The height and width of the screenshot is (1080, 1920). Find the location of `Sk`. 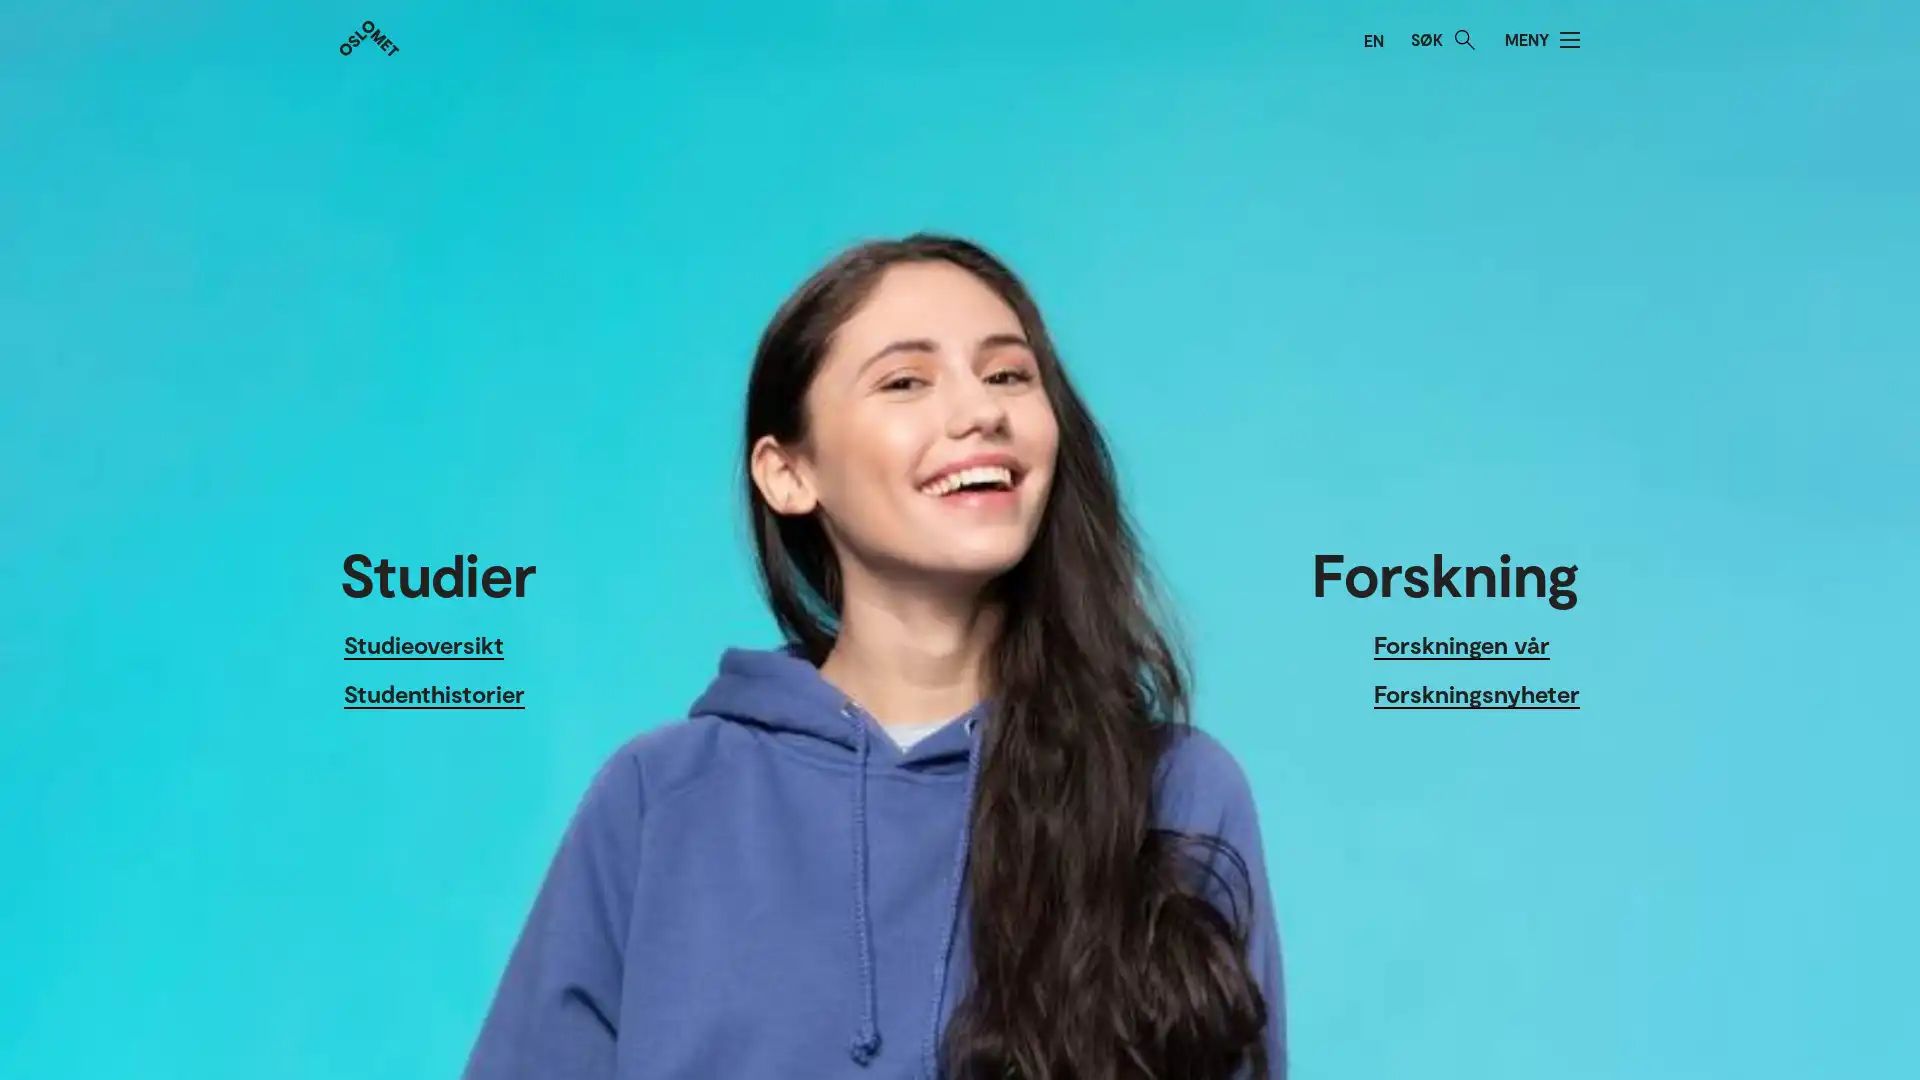

Sk is located at coordinates (1464, 39).